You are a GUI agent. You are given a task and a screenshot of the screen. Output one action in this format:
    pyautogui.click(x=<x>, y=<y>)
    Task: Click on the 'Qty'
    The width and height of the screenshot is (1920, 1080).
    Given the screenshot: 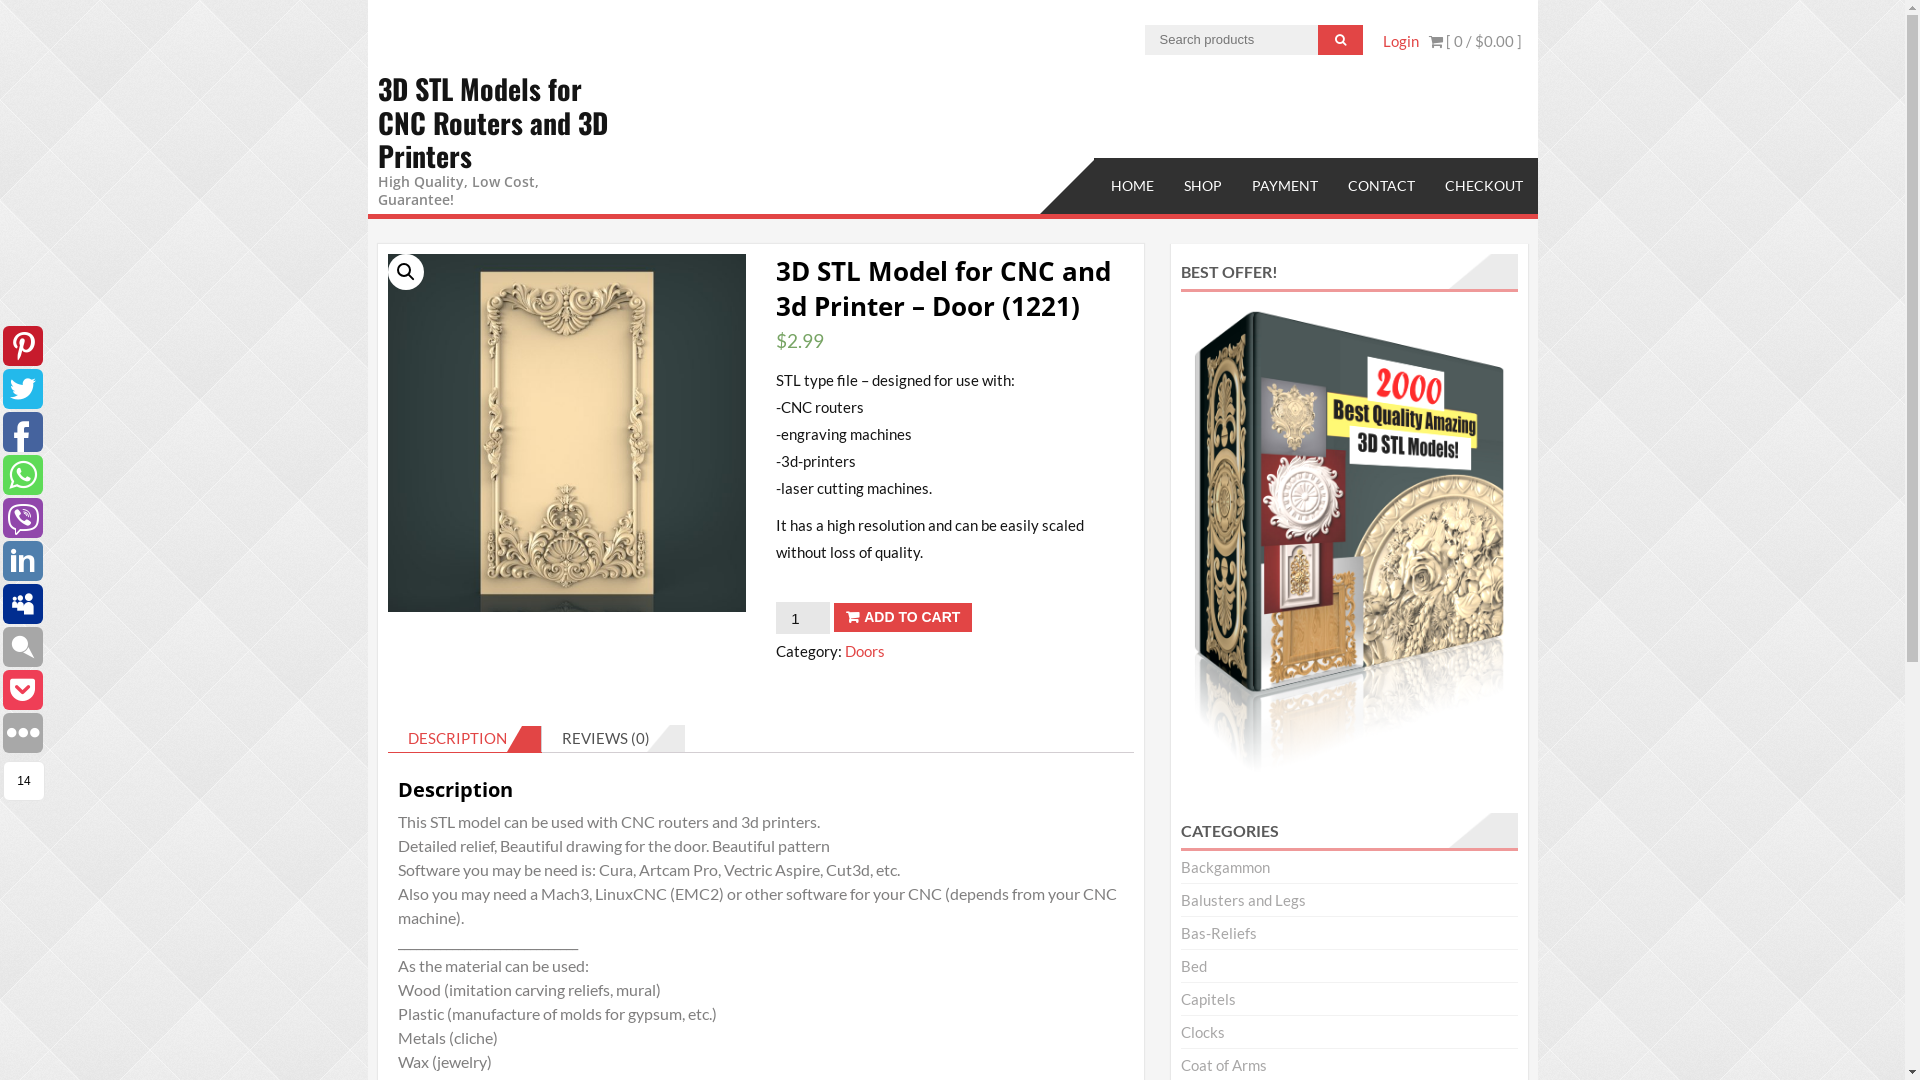 What is the action you would take?
    pyautogui.click(x=802, y=616)
    